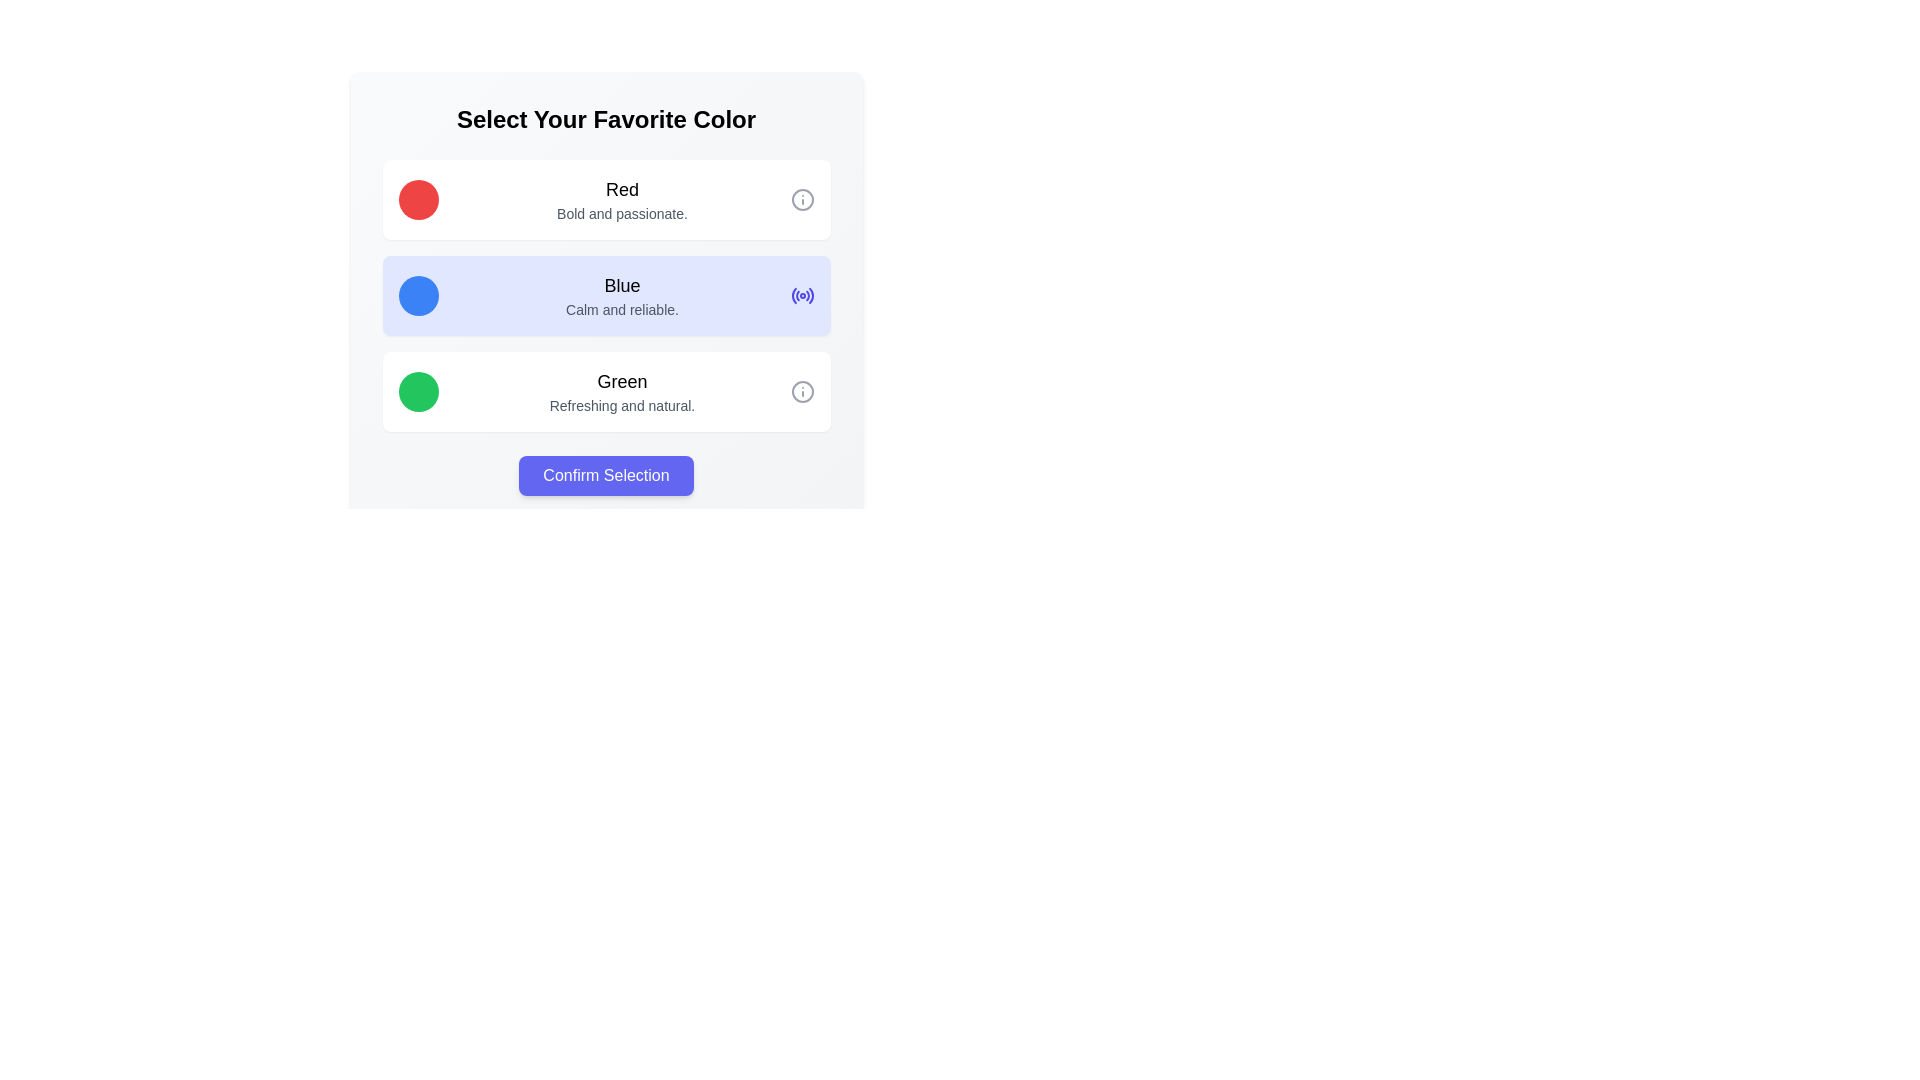 This screenshot has height=1080, width=1920. What do you see at coordinates (621, 213) in the screenshot?
I see `text element that reads 'Bold and passionate.' which is styled in a smaller font size with gray color, located below the heading 'Red'` at bounding box center [621, 213].